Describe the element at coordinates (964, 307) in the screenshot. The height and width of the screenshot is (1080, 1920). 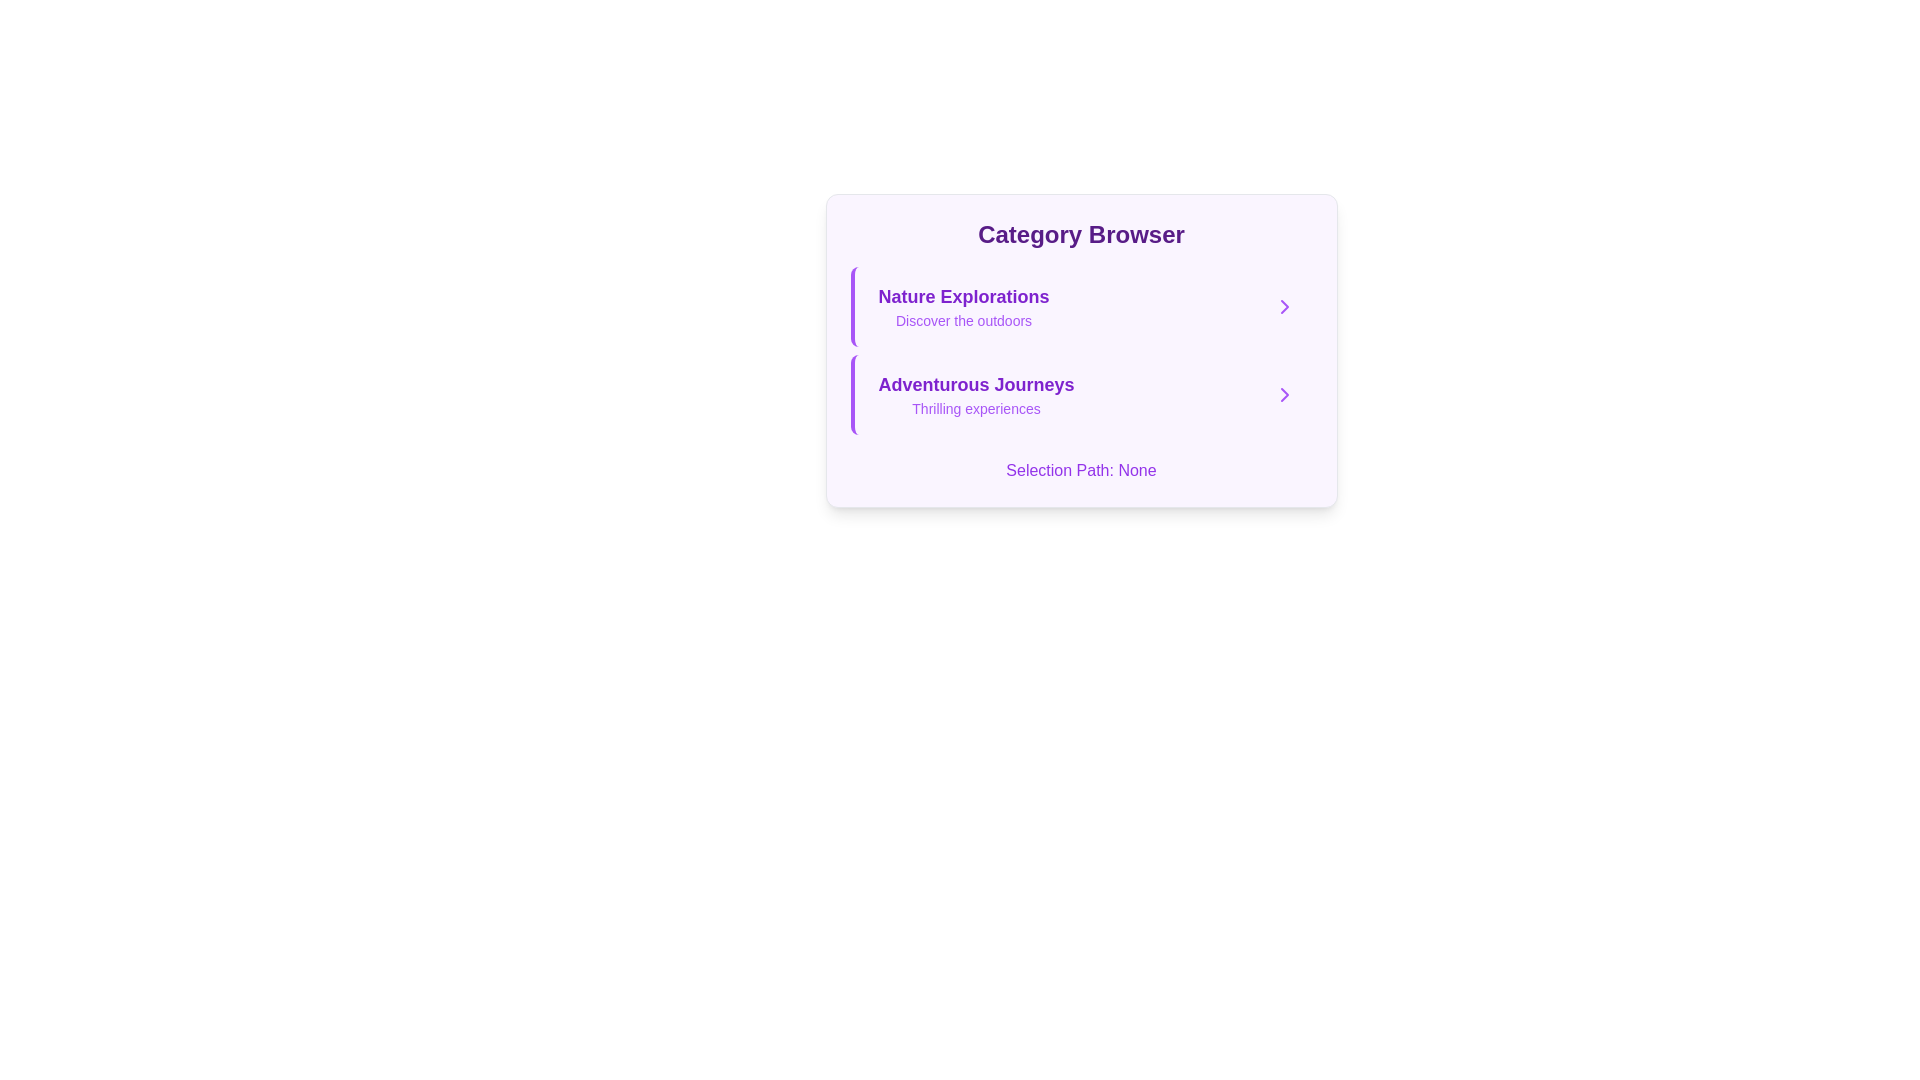
I see `text block that serves as a thematic selector for nature exploration and outdoor activities, located in the 'Category Browser' section, above 'Adventurous Journeys'` at that location.